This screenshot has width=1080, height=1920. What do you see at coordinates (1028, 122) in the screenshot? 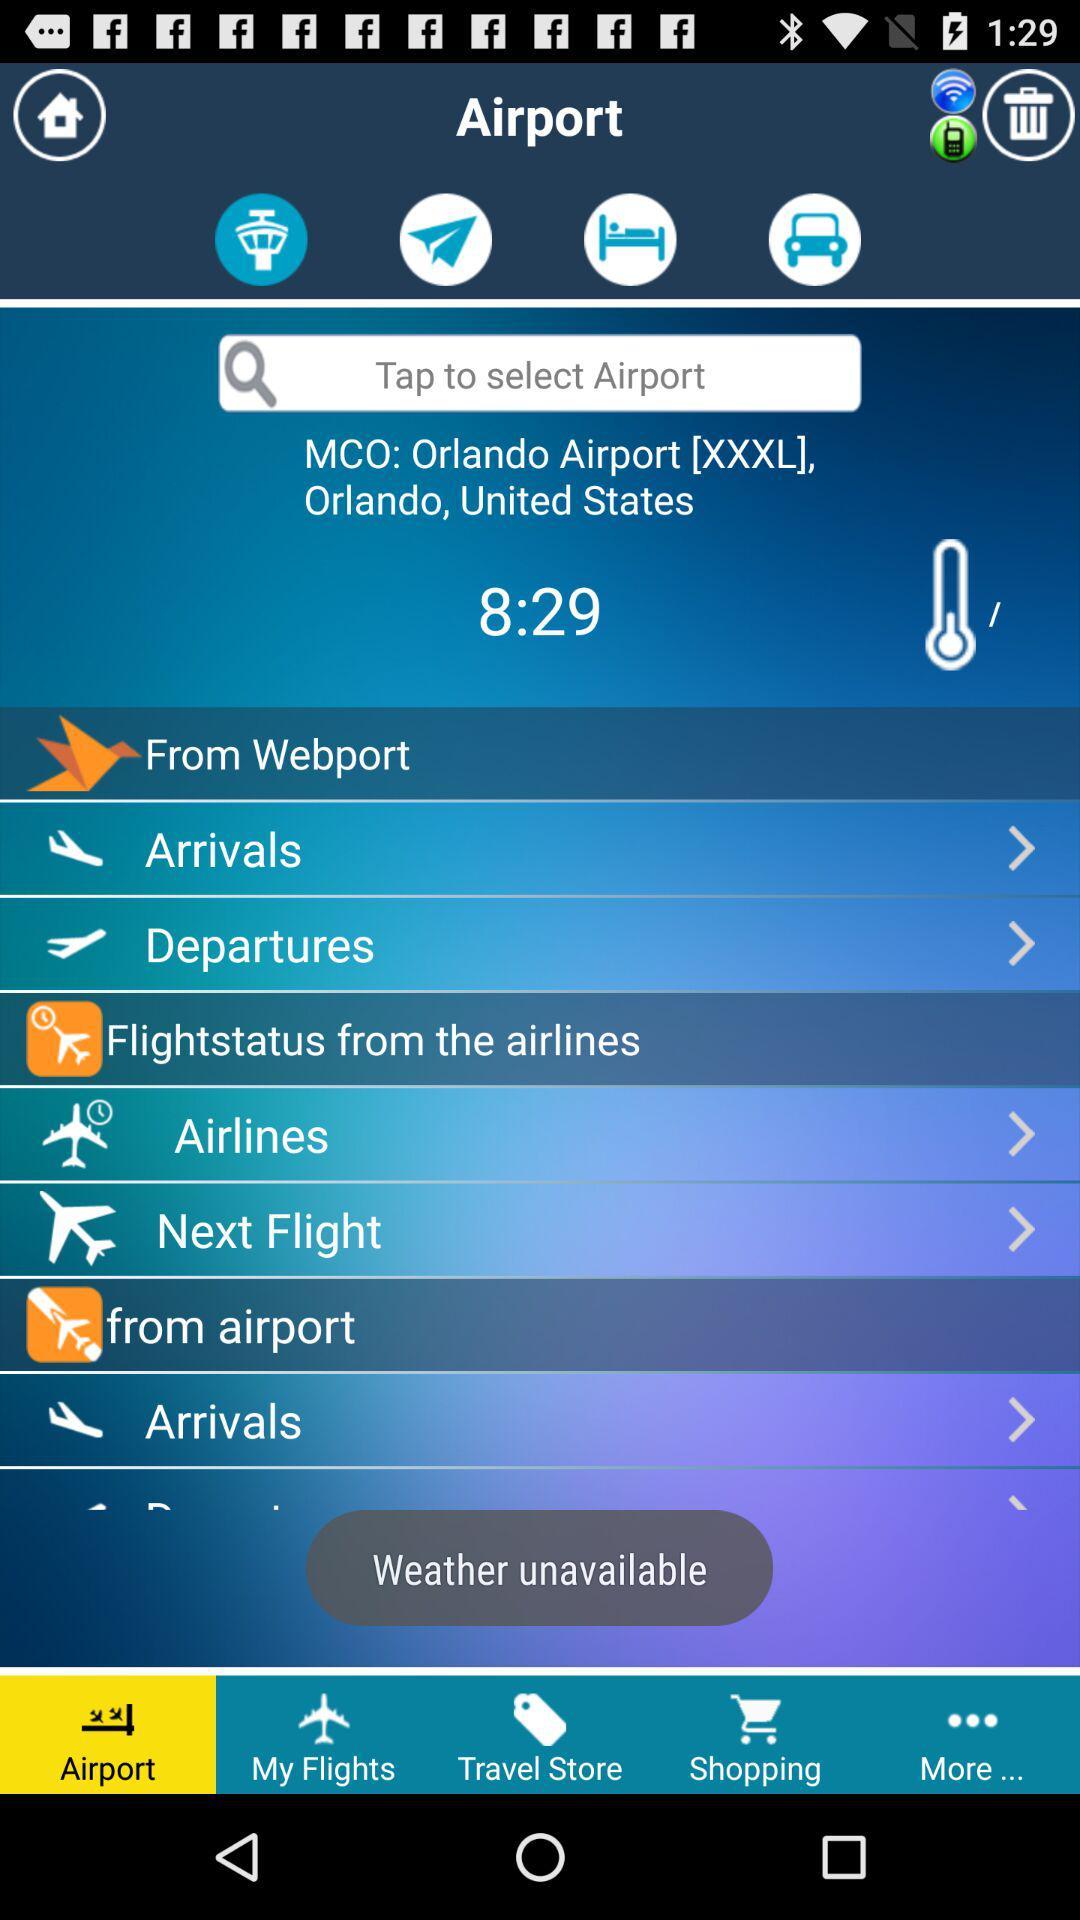
I see `the delete icon` at bounding box center [1028, 122].